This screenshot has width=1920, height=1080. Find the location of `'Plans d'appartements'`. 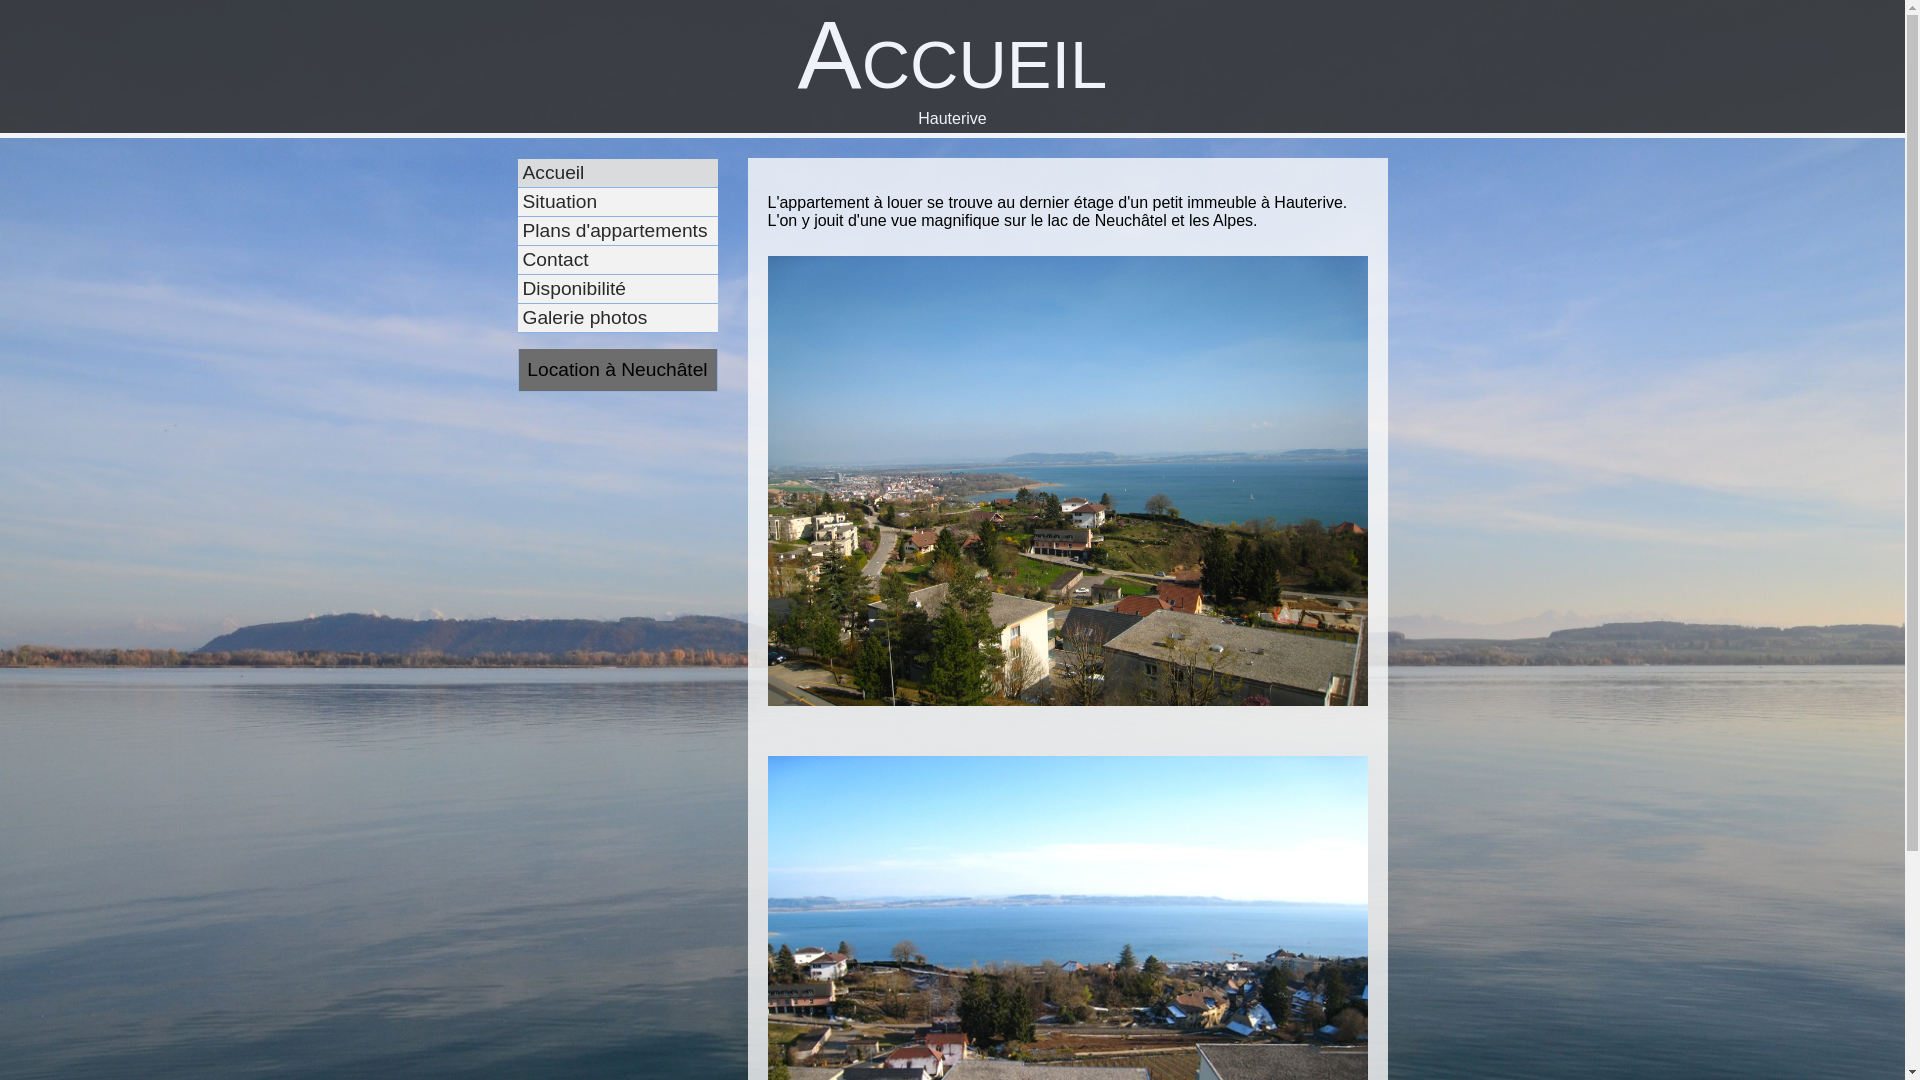

'Plans d'appartements' is located at coordinates (637, 230).